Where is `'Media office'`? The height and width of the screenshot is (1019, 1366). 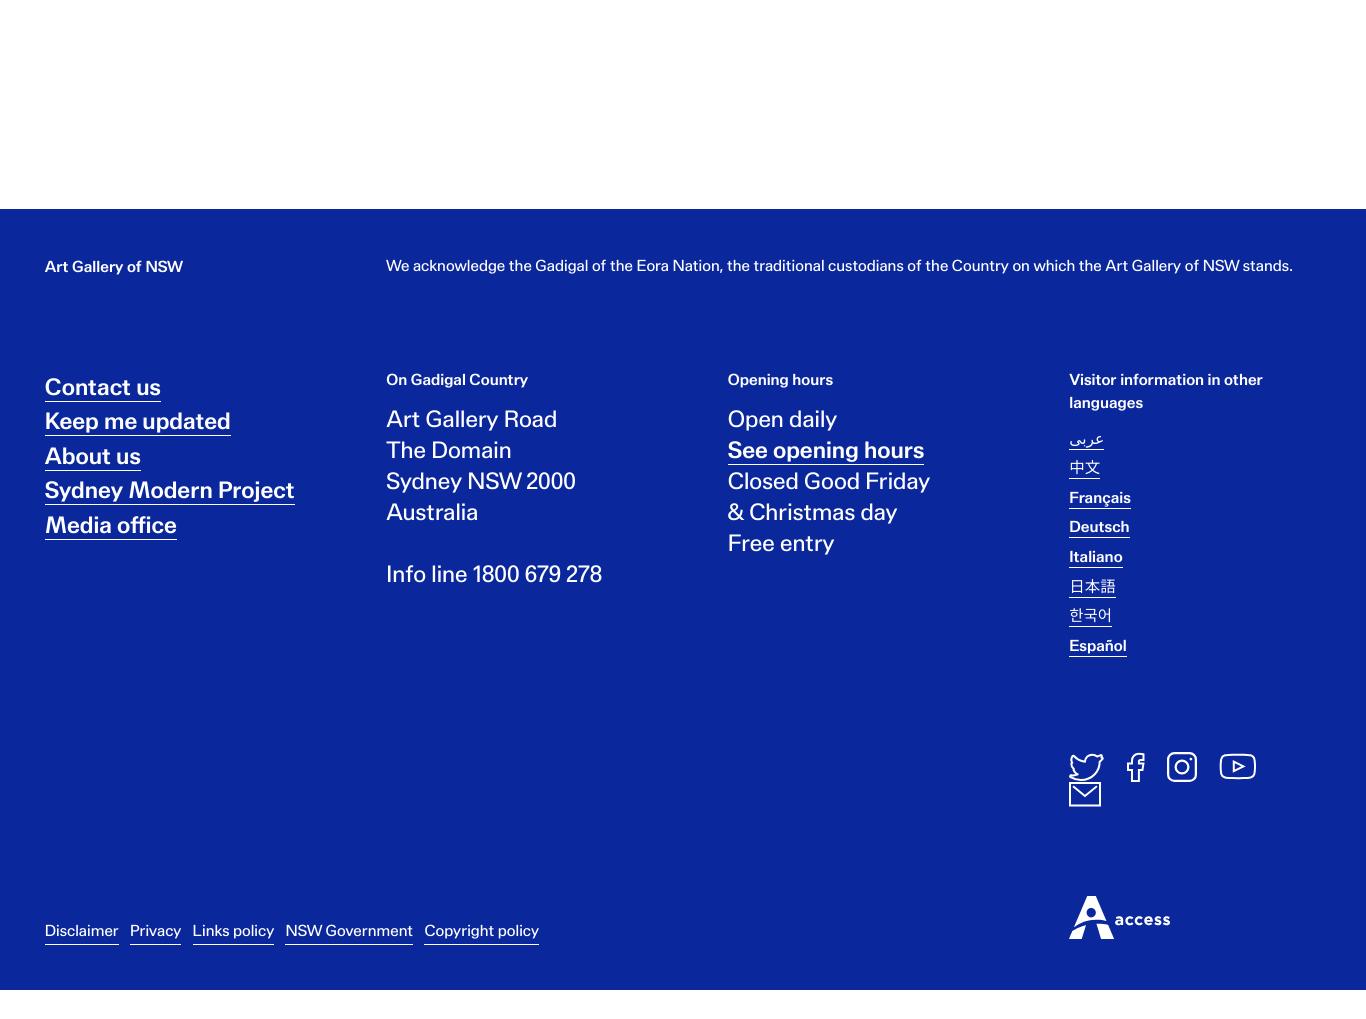
'Media office' is located at coordinates (109, 539).